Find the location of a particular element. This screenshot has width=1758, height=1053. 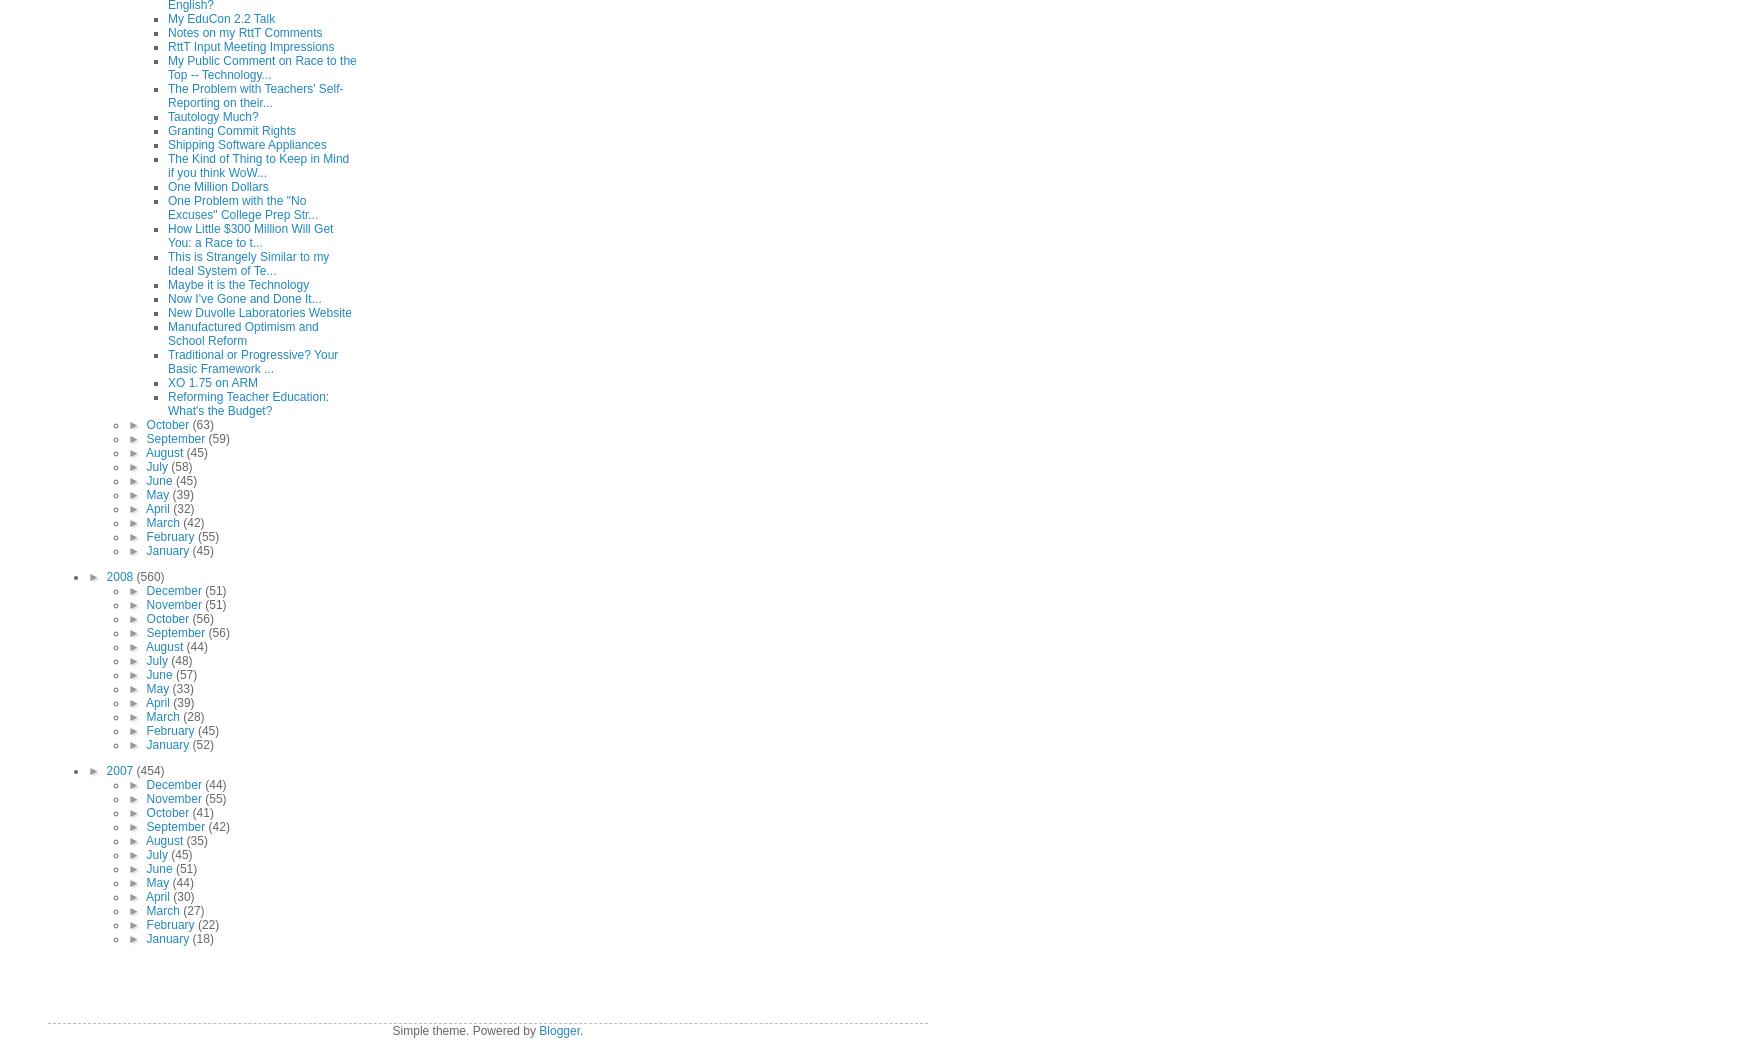

'(41)' is located at coordinates (201, 813).